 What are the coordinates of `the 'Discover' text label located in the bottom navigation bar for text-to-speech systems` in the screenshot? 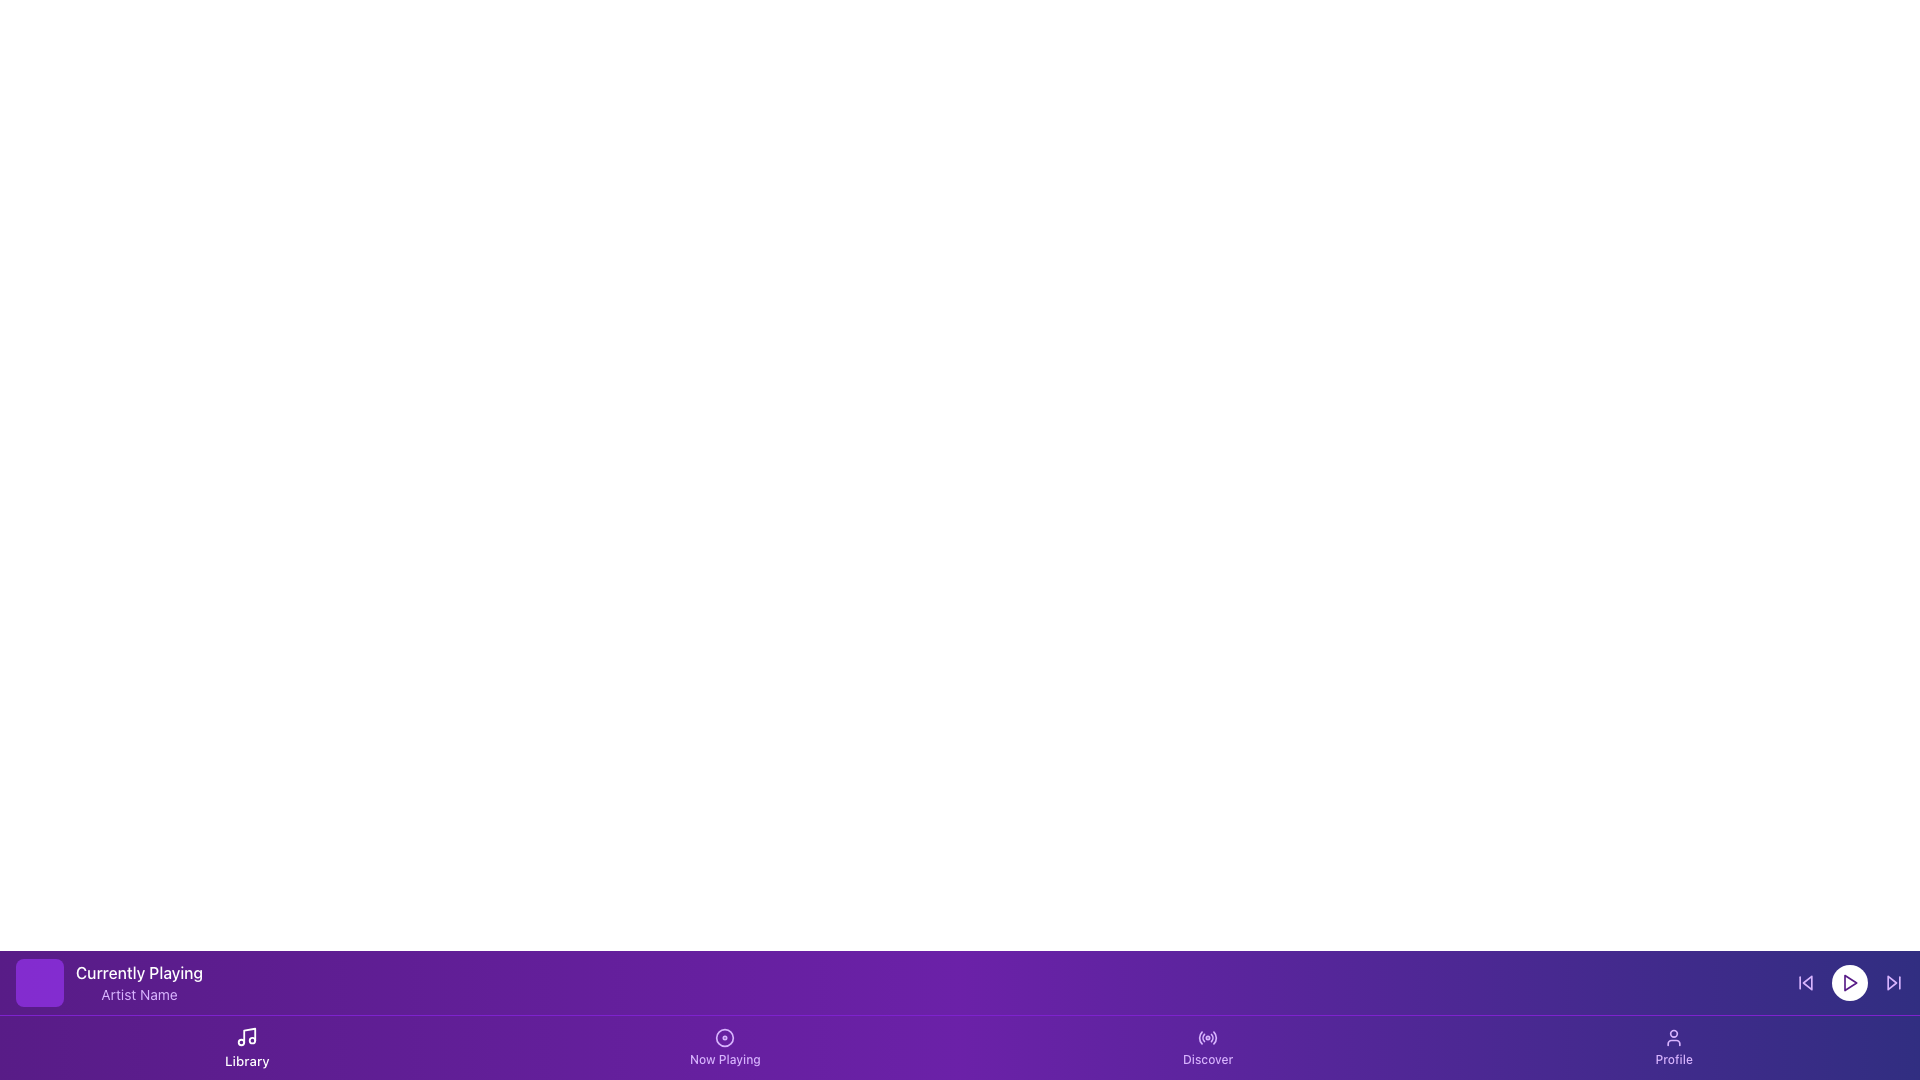 It's located at (1207, 1059).